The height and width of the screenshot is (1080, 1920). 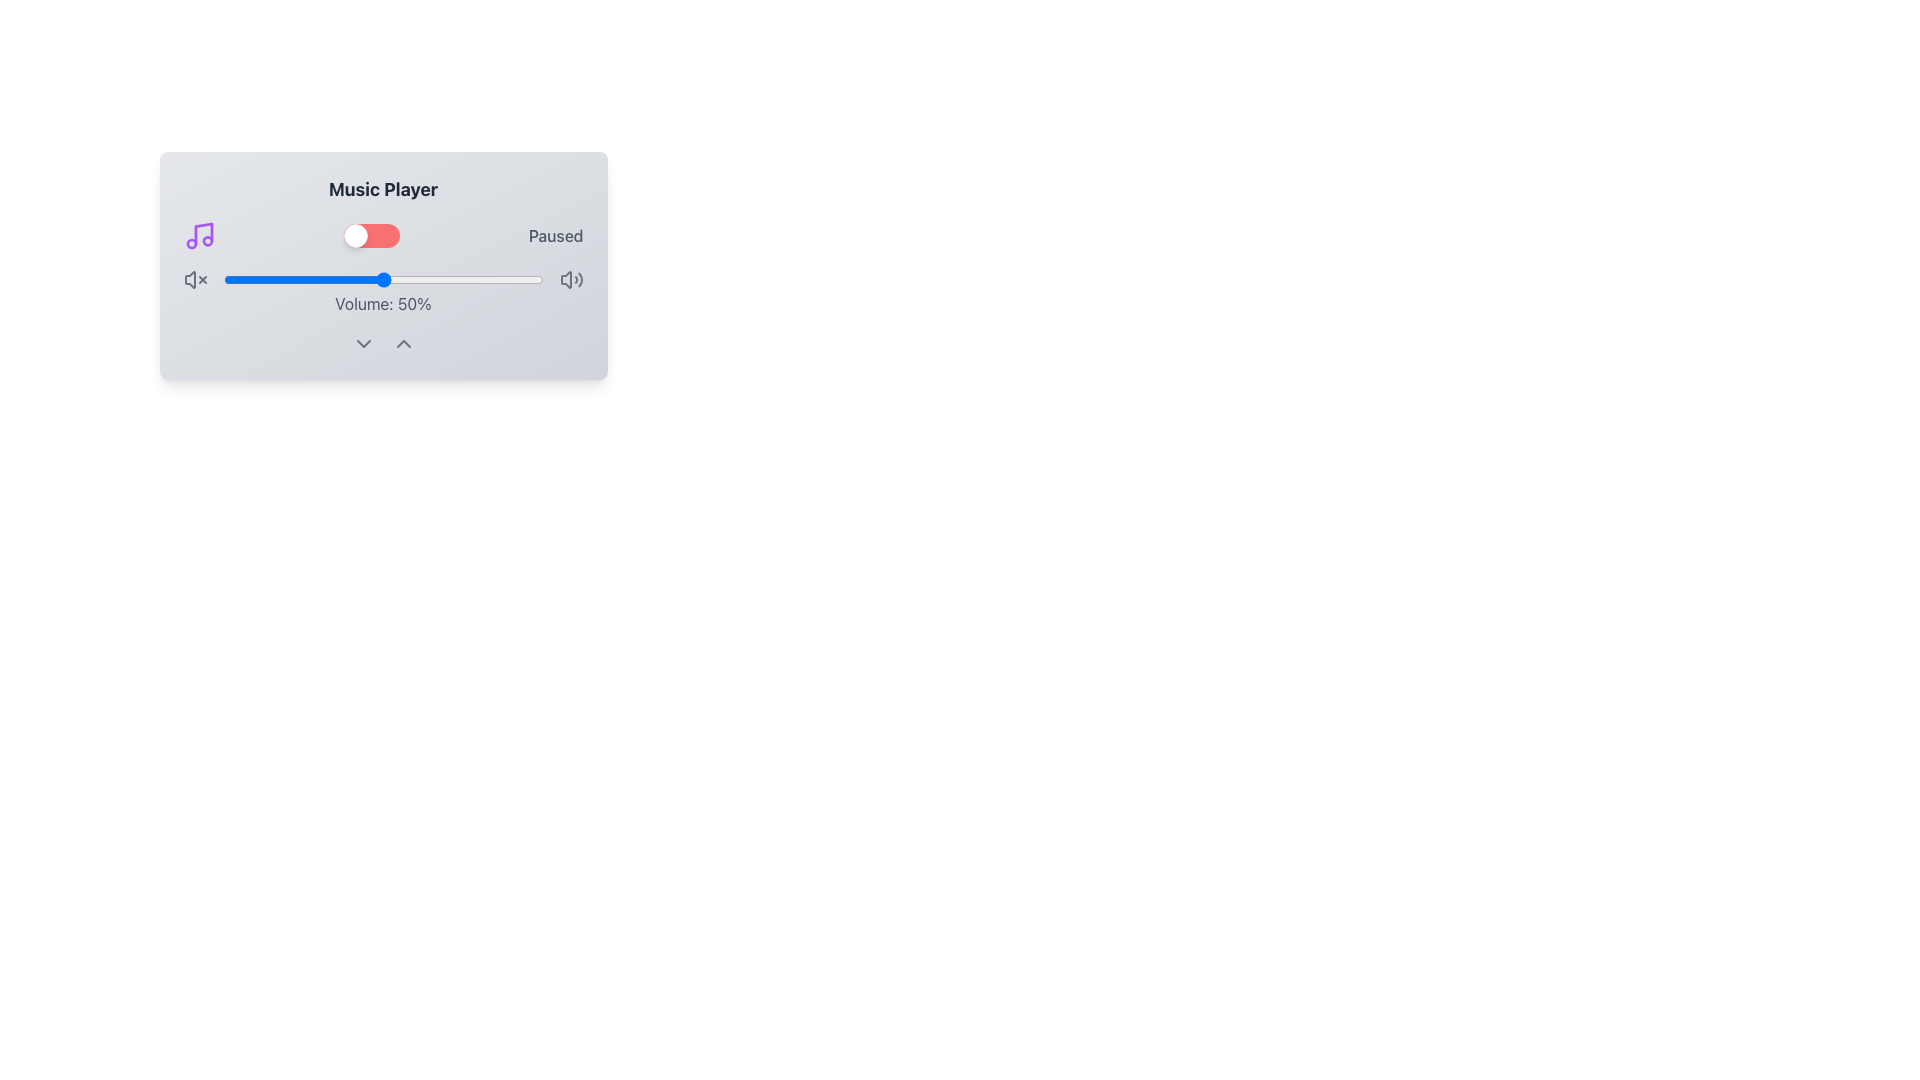 What do you see at coordinates (402, 342) in the screenshot?
I see `the upward-pointing chevron icon with a gray outline located at the bottom center of the music player interface, which is the second icon in a horizontal group of icons` at bounding box center [402, 342].